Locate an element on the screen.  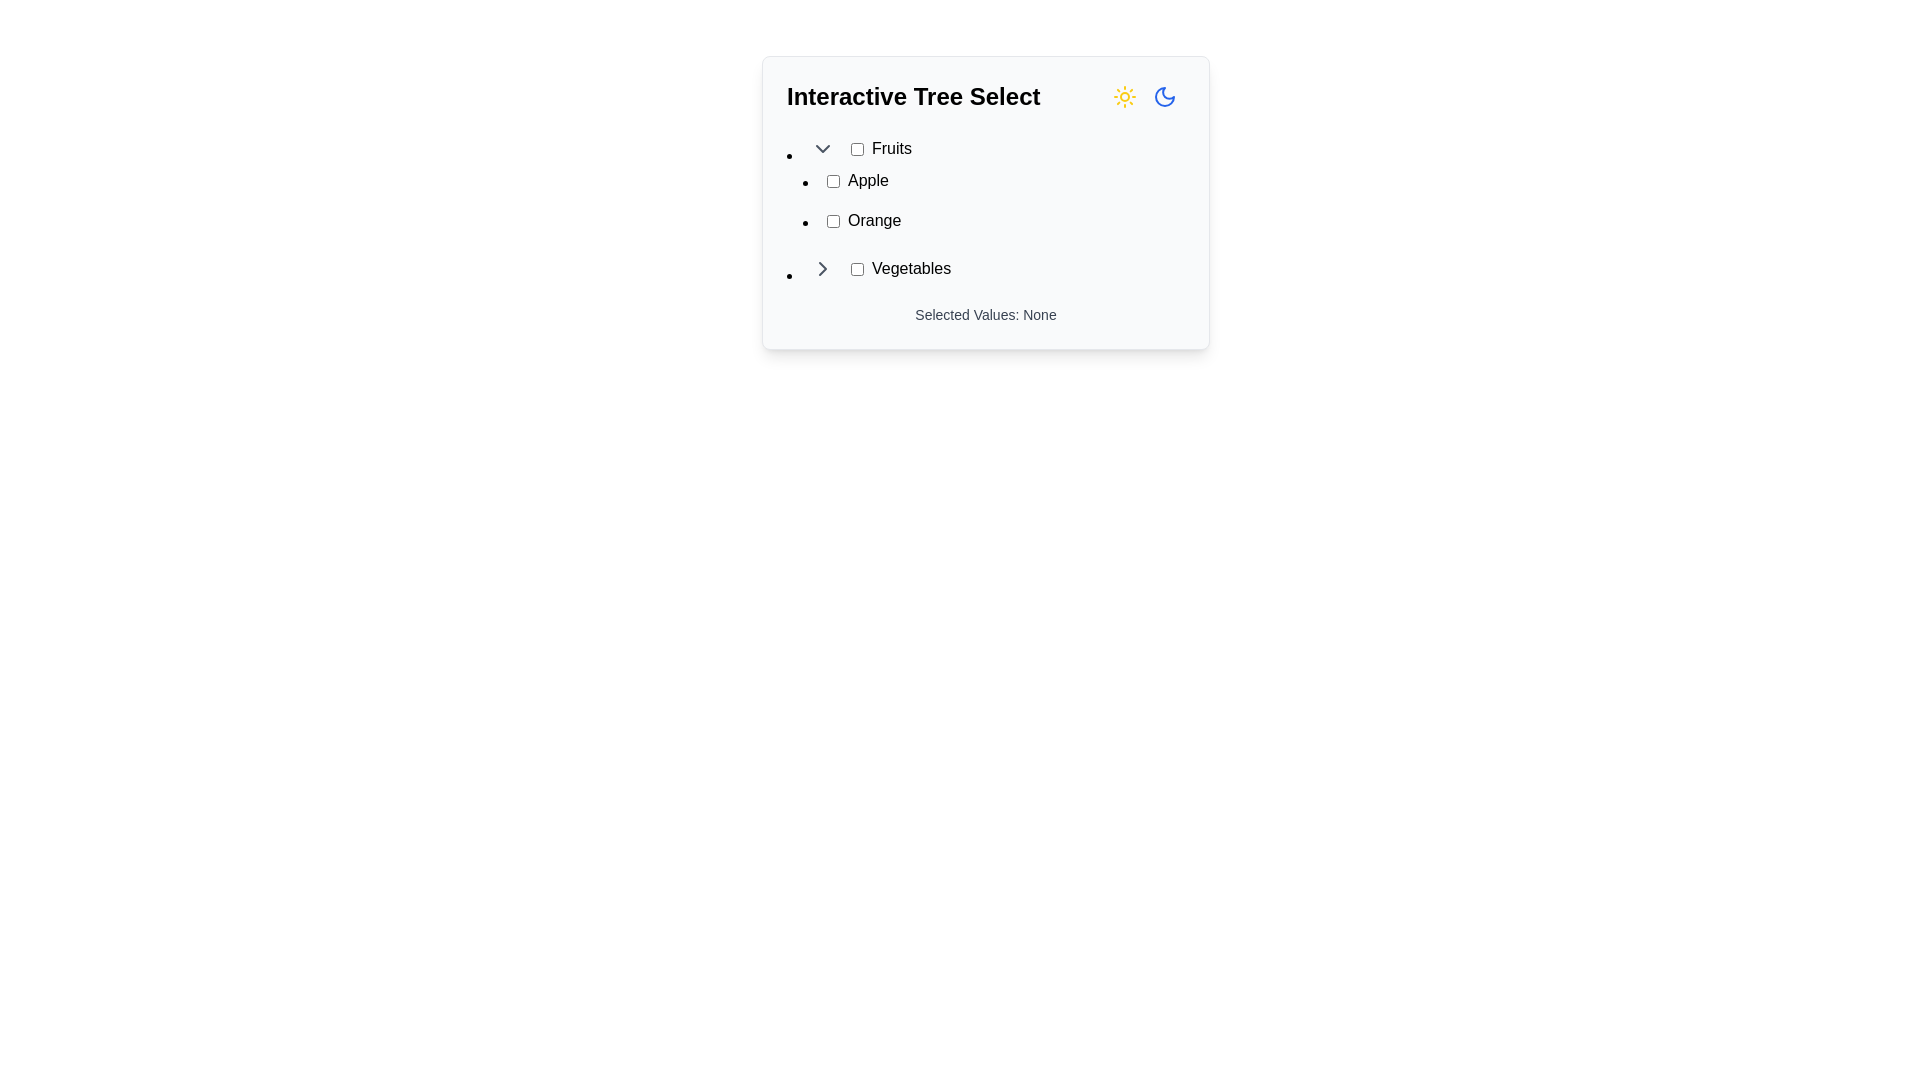
the text label that serves as a header or title for a card or interface section, located at the top-center of the card-like component is located at coordinates (912, 96).